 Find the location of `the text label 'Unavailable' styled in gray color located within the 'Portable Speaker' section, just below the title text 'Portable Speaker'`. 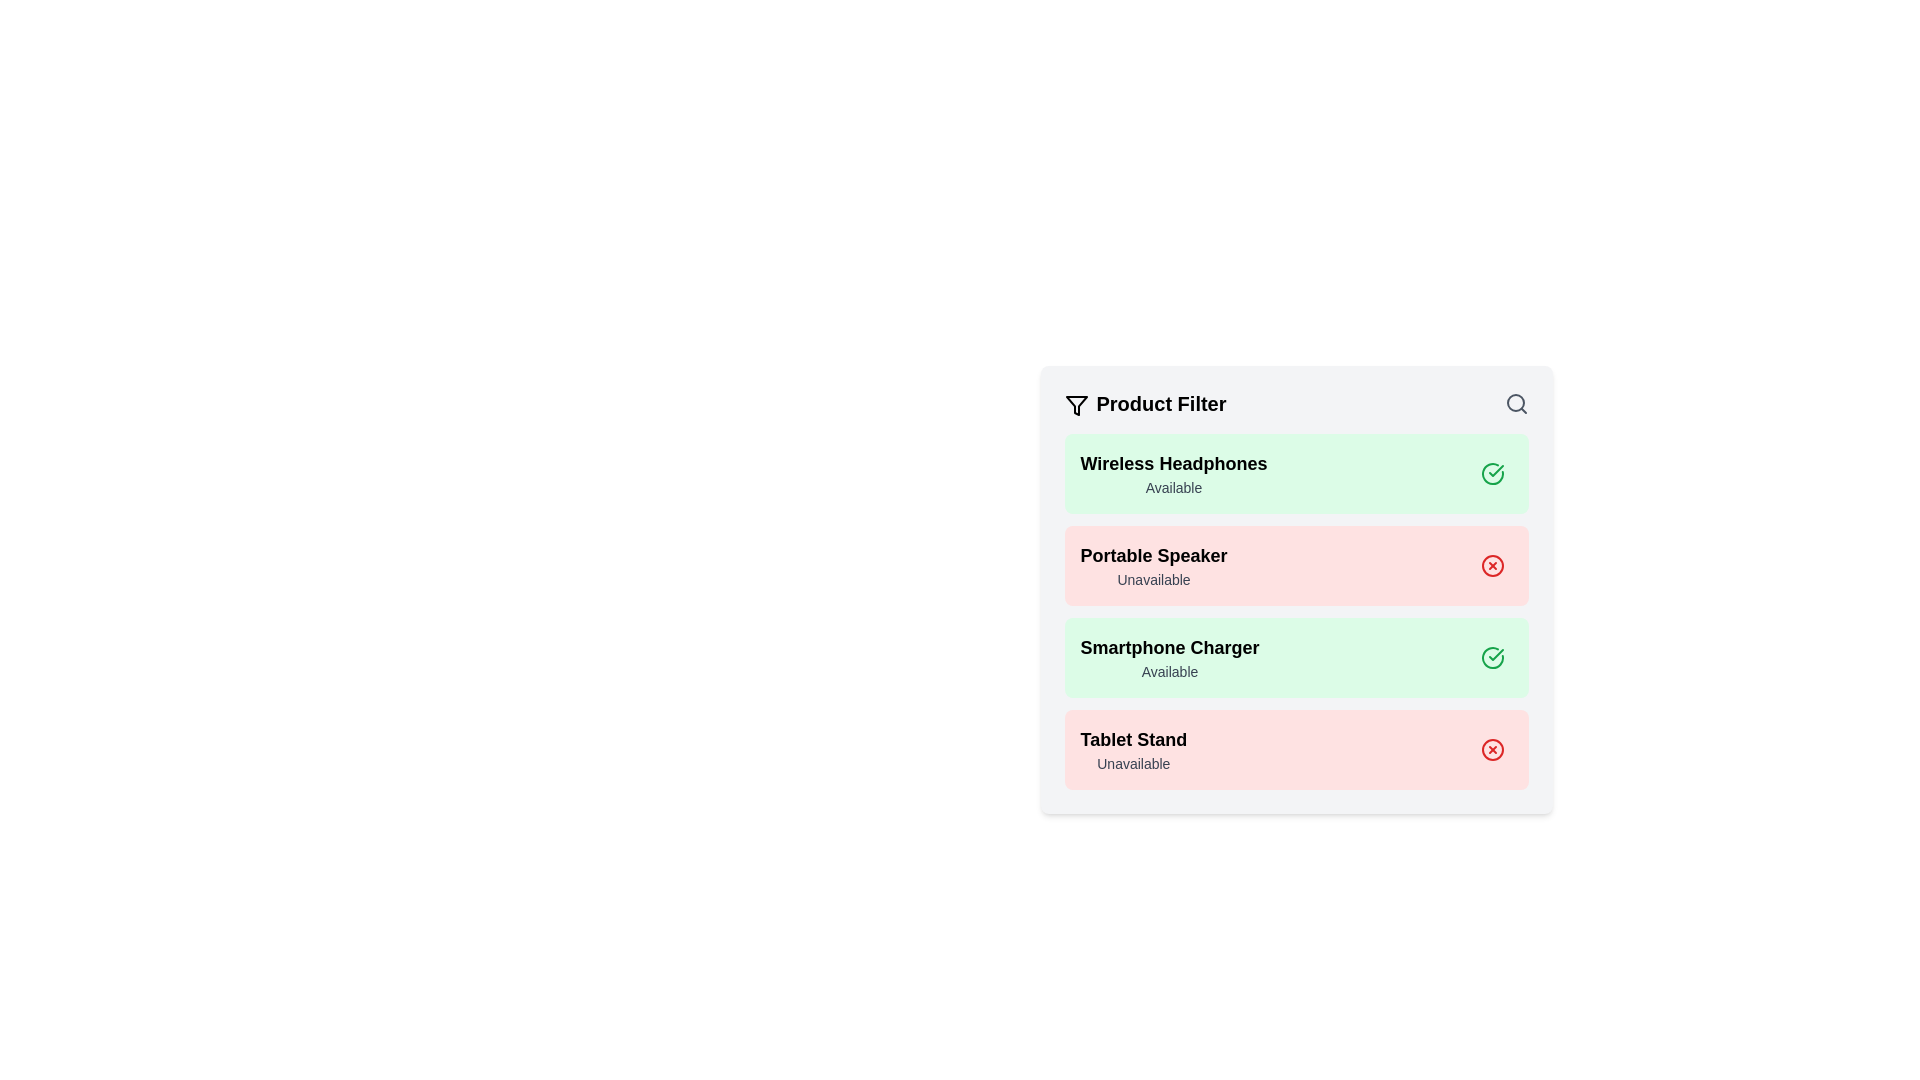

the text label 'Unavailable' styled in gray color located within the 'Portable Speaker' section, just below the title text 'Portable Speaker' is located at coordinates (1154, 579).